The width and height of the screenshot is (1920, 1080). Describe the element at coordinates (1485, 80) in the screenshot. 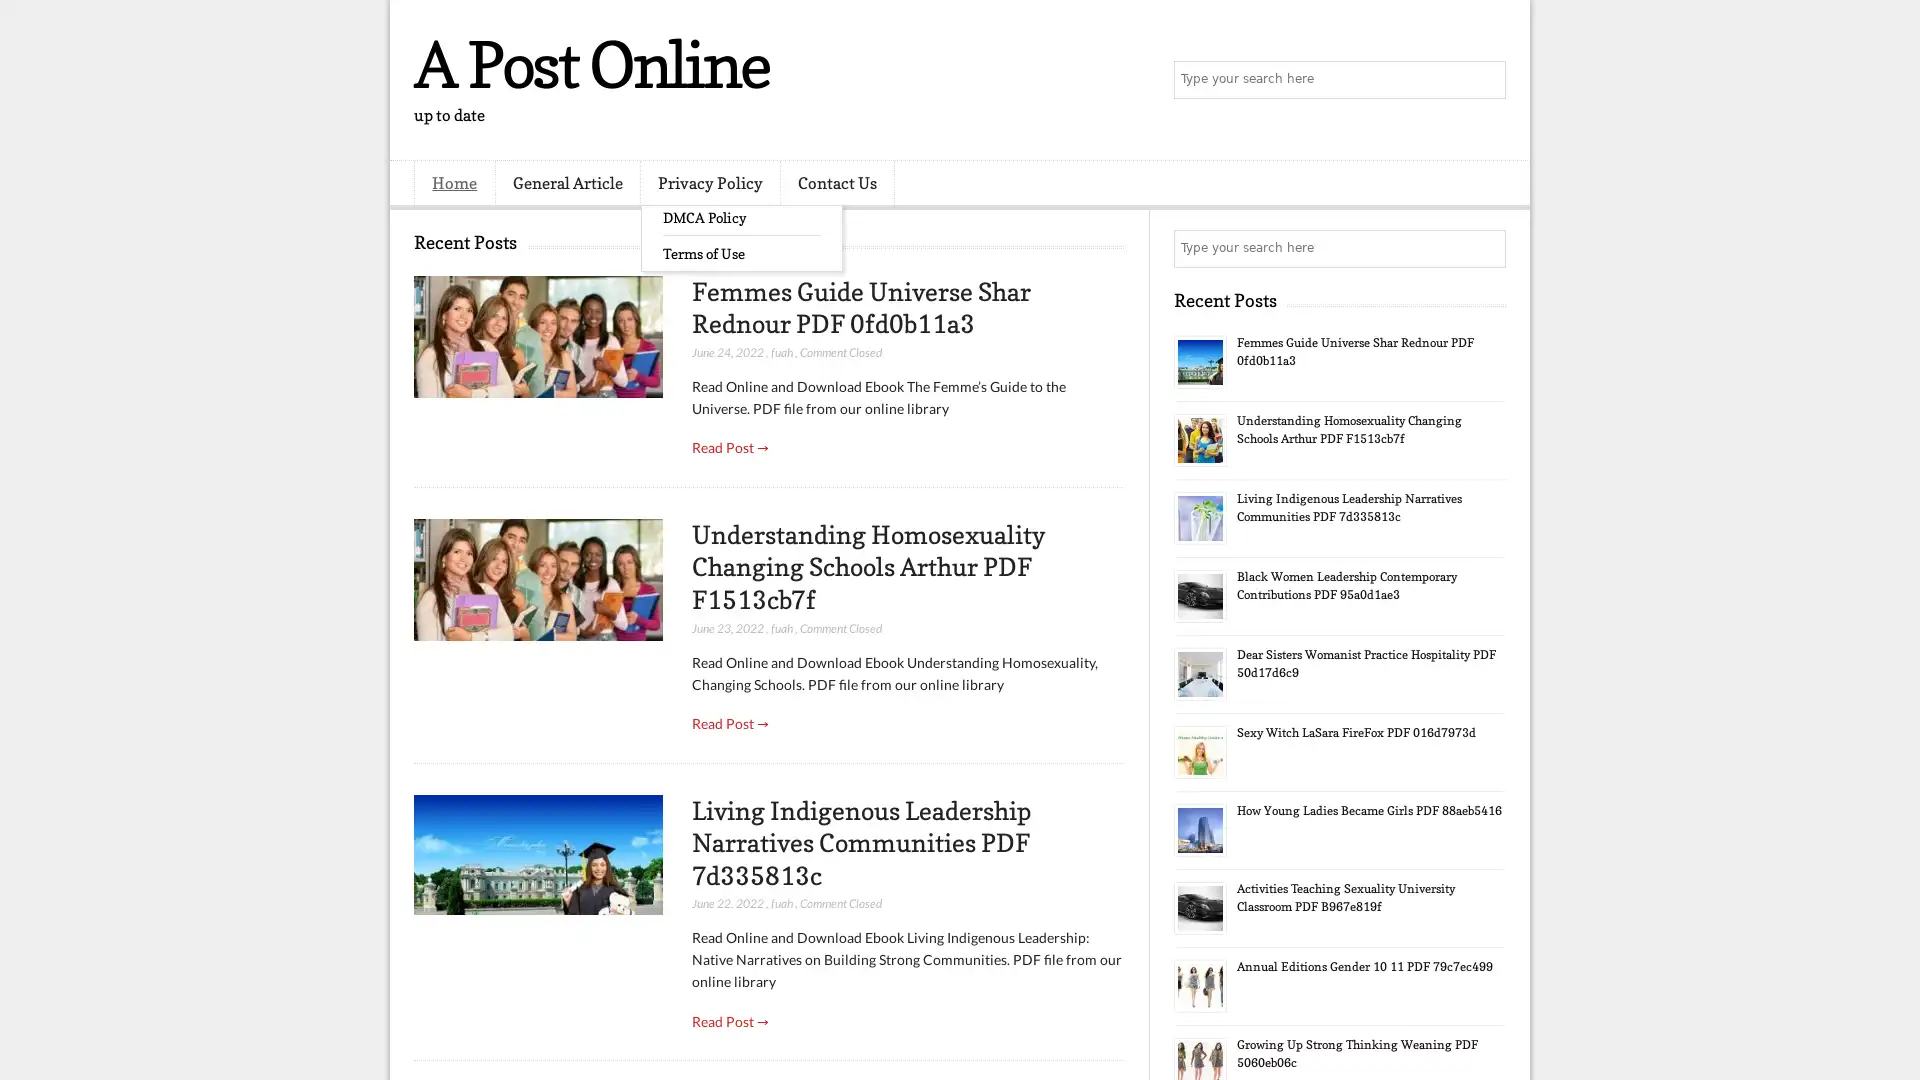

I see `Search` at that location.